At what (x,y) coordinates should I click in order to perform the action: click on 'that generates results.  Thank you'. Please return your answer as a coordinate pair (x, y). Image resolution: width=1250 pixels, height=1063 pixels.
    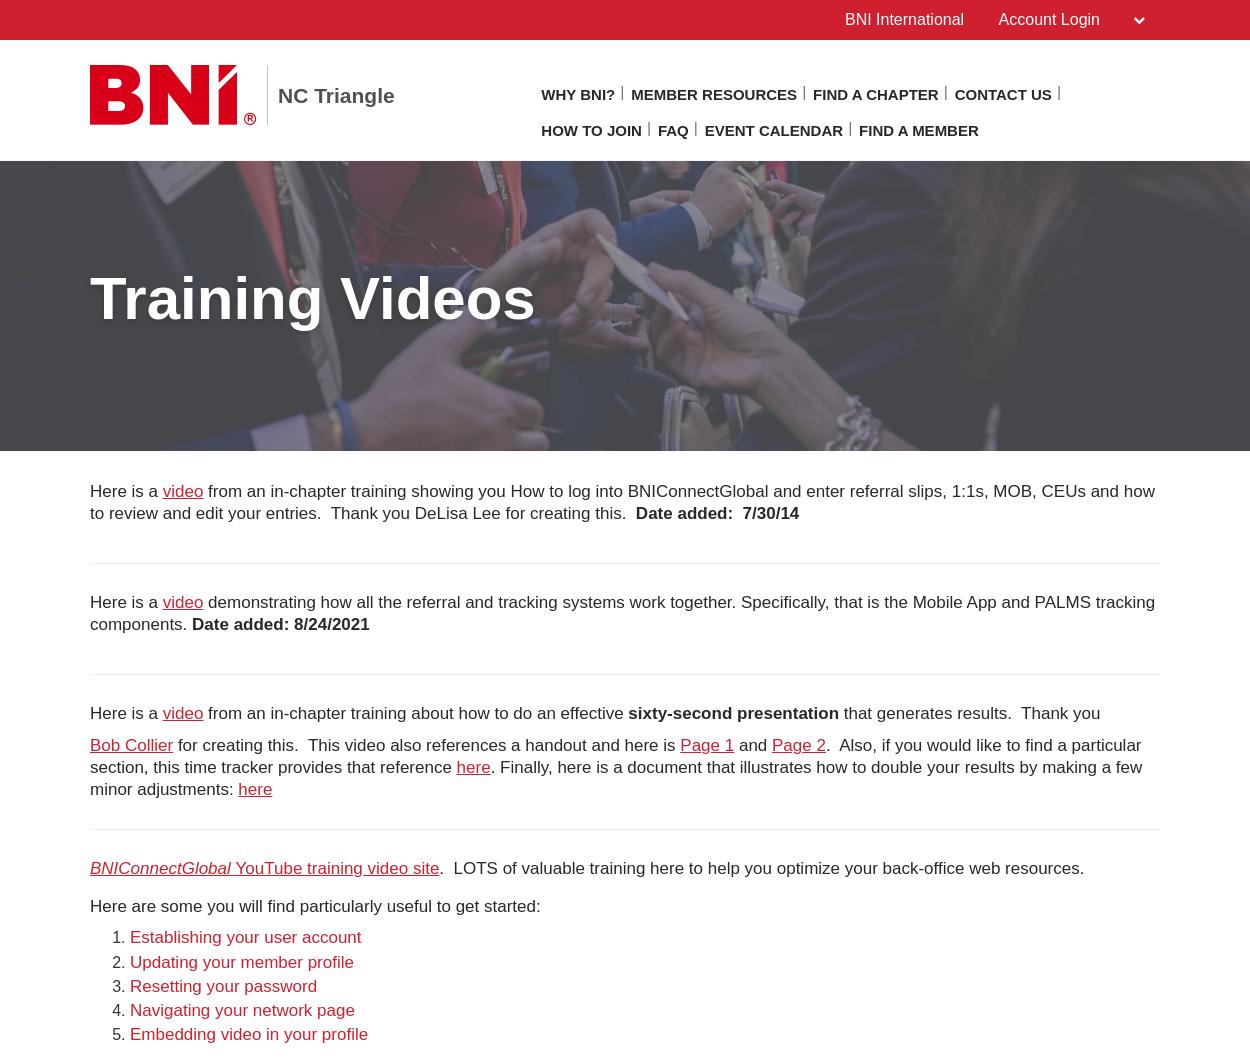
    Looking at the image, I should click on (968, 712).